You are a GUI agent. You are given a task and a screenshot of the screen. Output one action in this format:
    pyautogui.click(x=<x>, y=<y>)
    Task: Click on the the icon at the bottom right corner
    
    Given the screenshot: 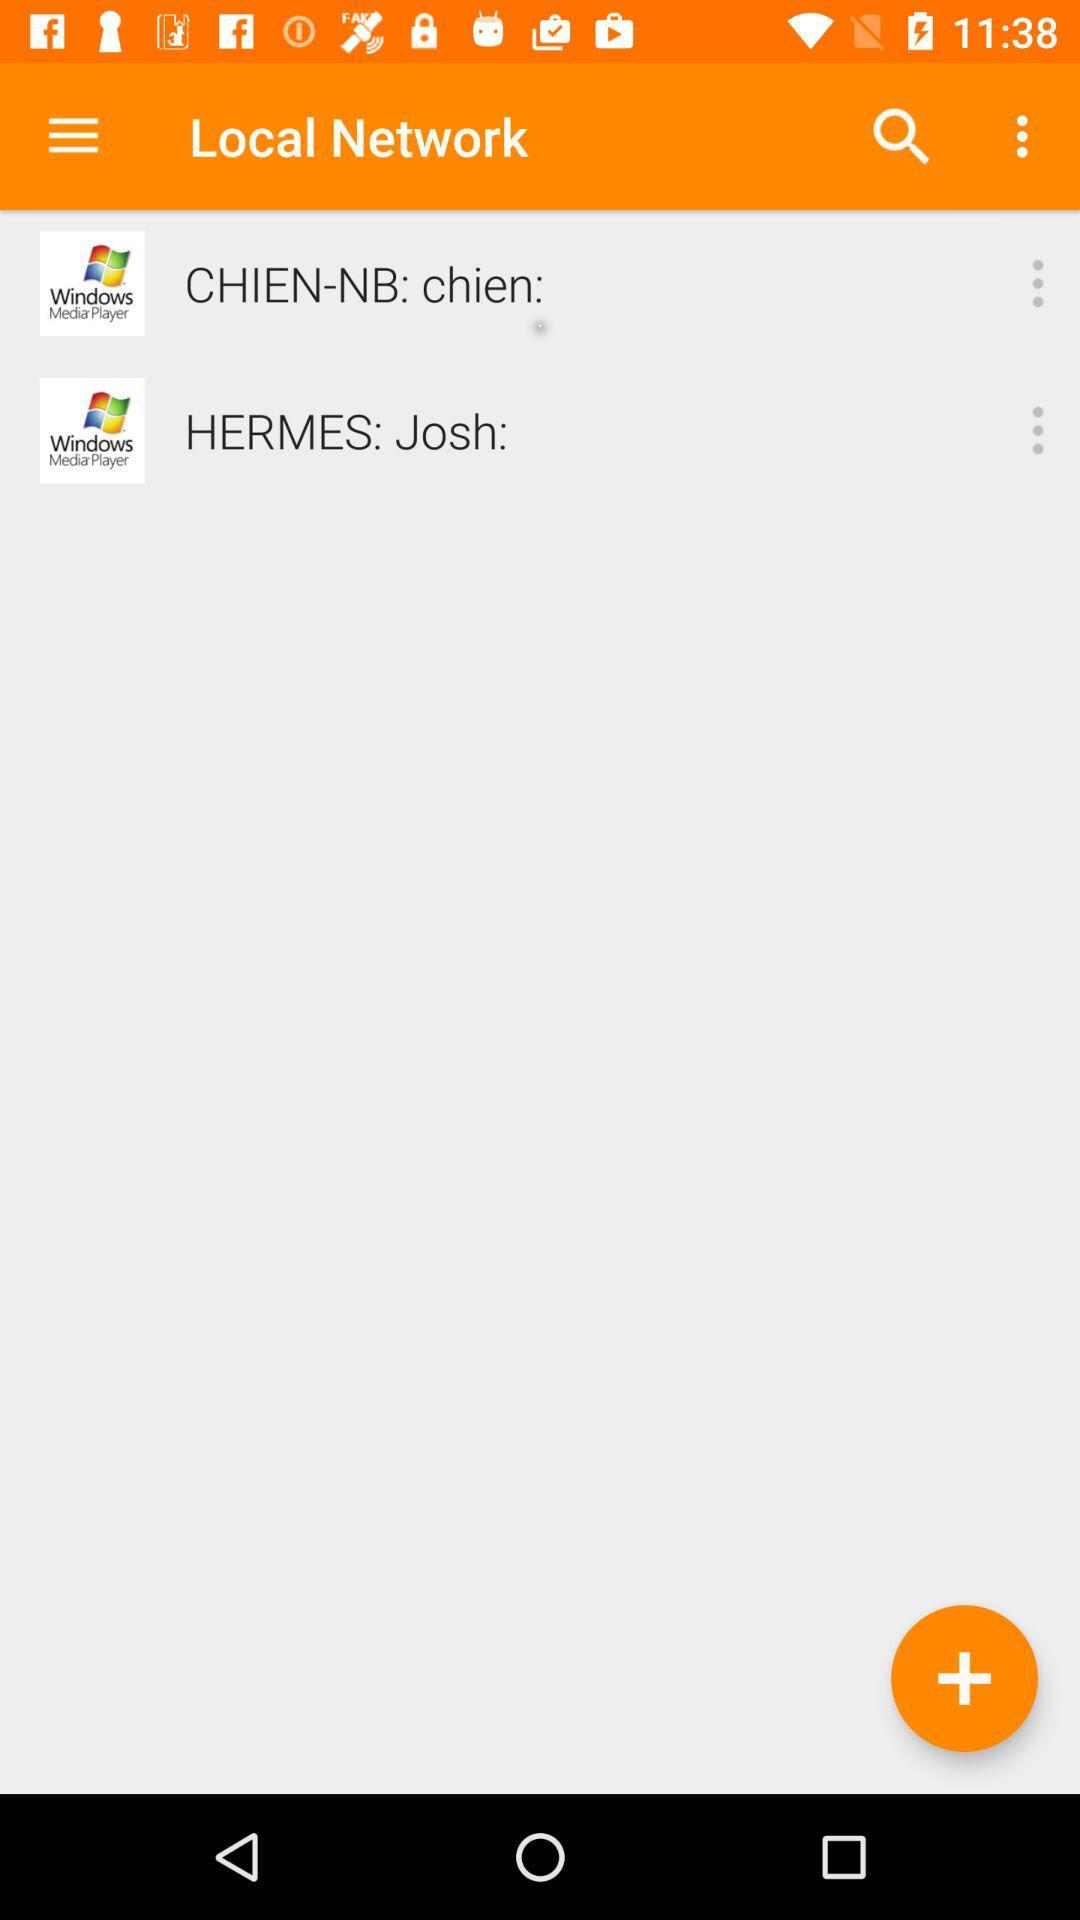 What is the action you would take?
    pyautogui.click(x=963, y=1678)
    